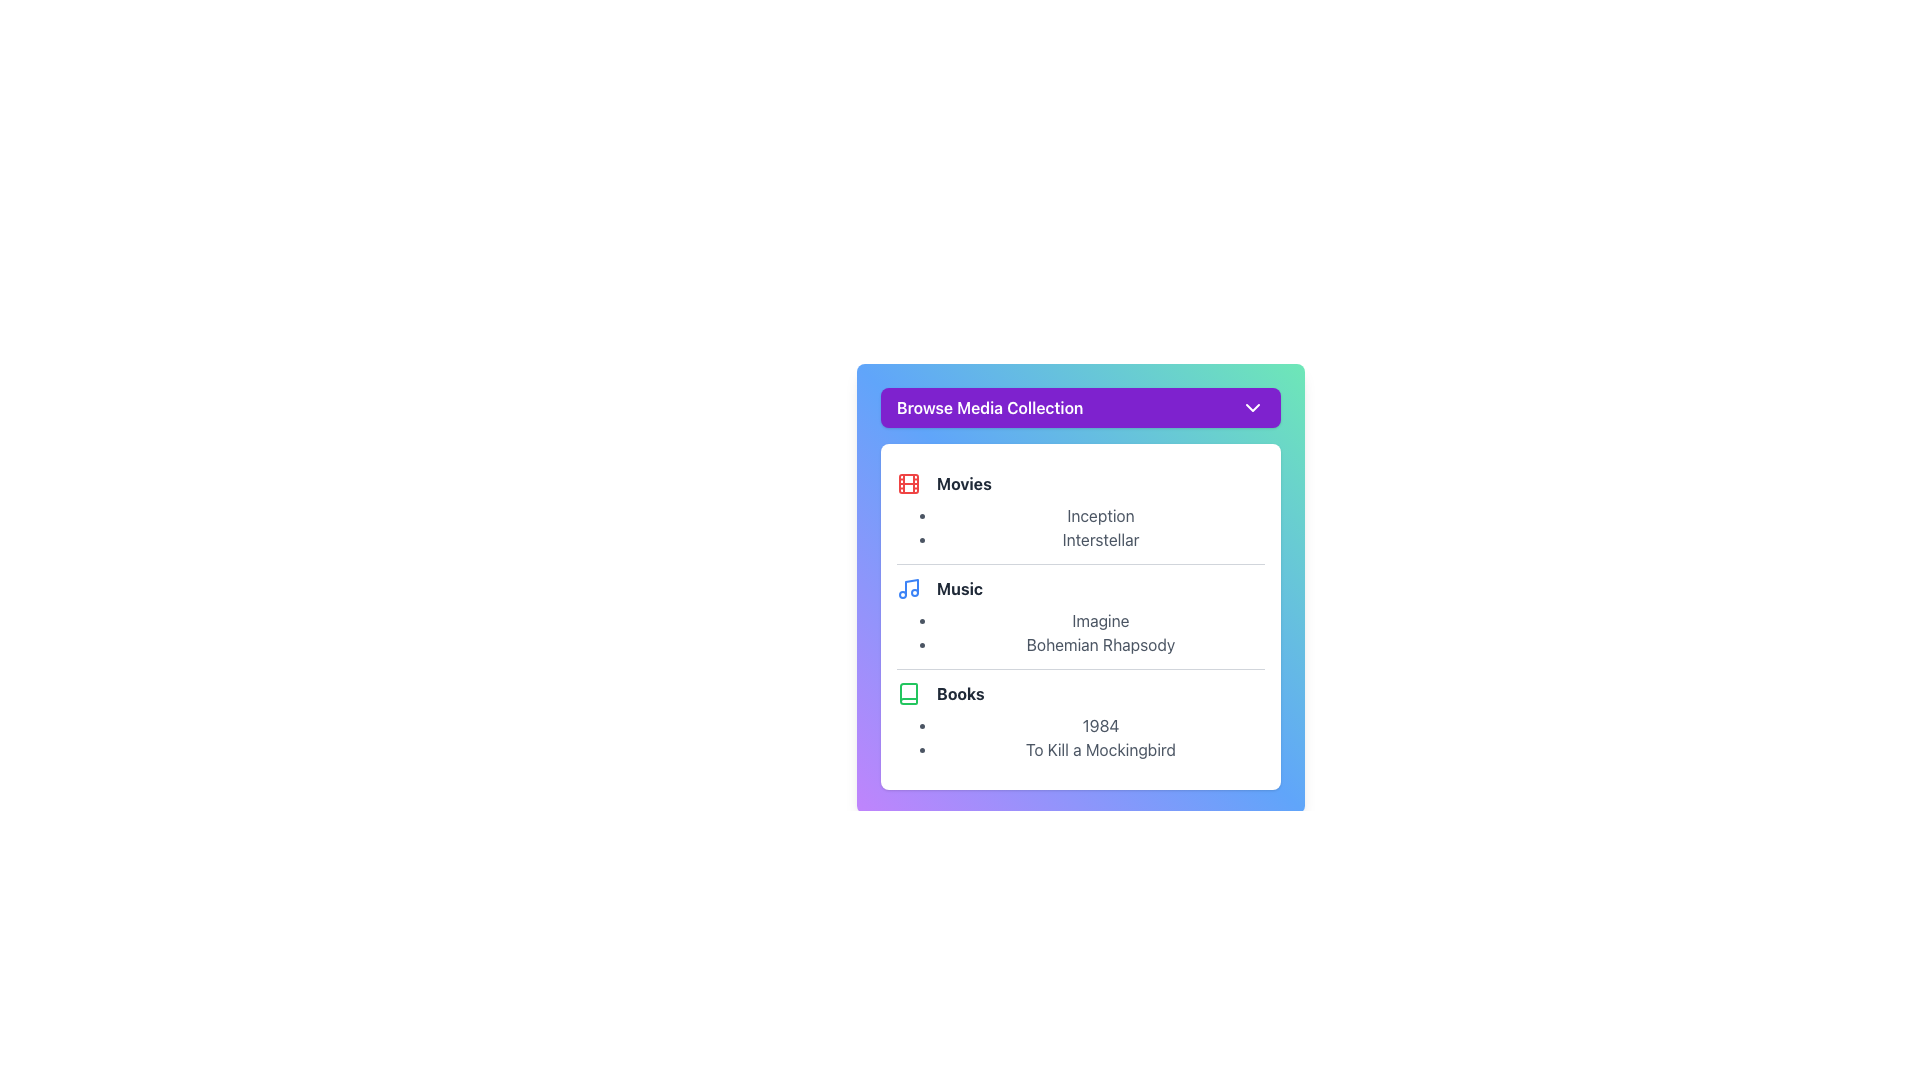 The width and height of the screenshot is (1920, 1080). I want to click on the bullet point 'Imagine' or 'Bohemian Rhapsody' in the Music category section, so click(1079, 615).